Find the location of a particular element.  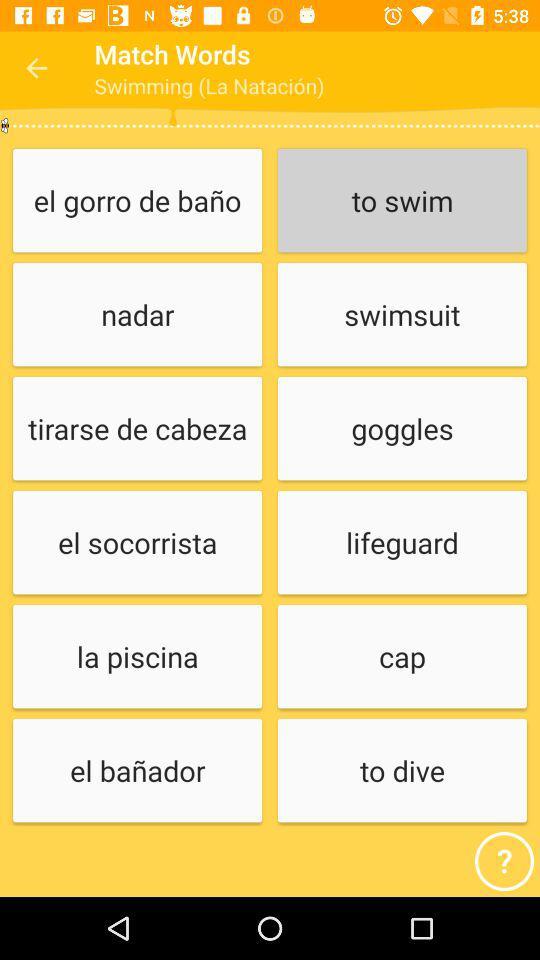

la piscina is located at coordinates (136, 656).